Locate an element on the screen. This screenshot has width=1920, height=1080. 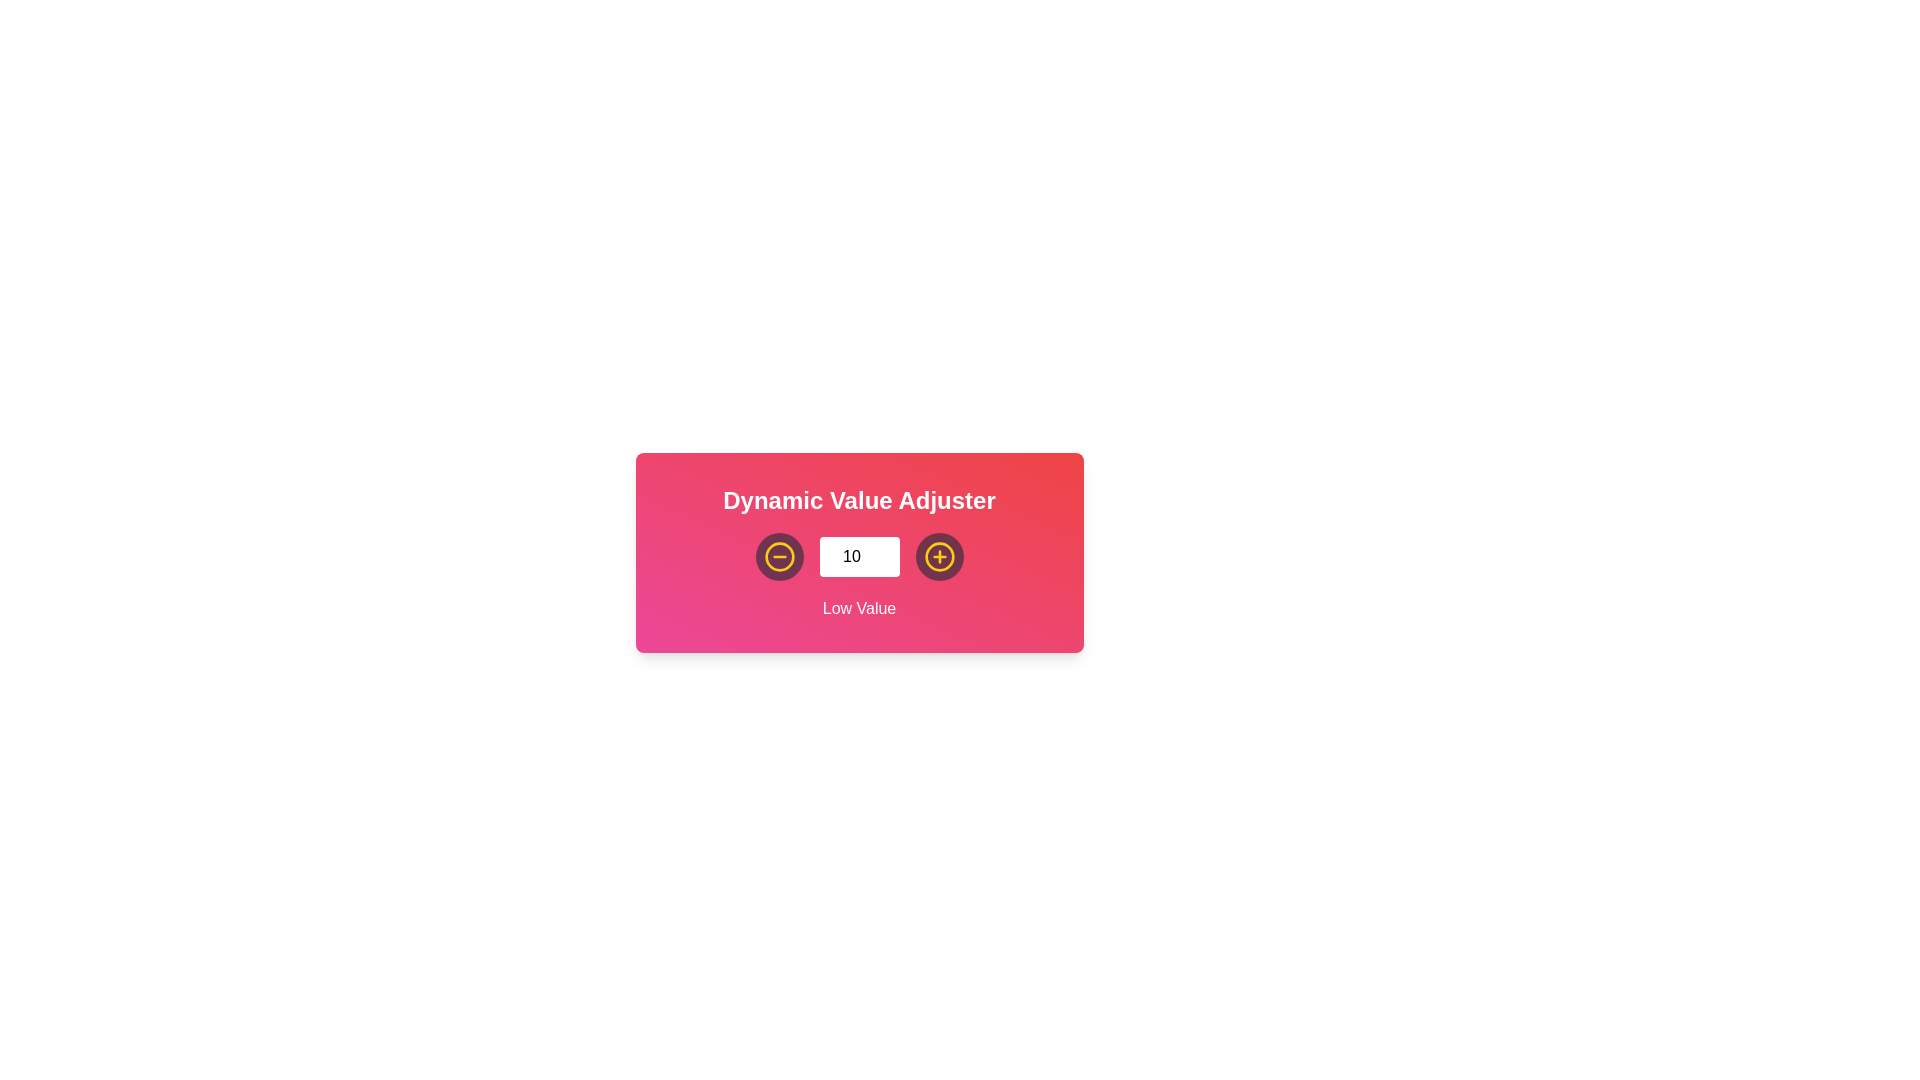
the numerical input field labeled 'Dynamic Value Adjuster' is located at coordinates (859, 556).